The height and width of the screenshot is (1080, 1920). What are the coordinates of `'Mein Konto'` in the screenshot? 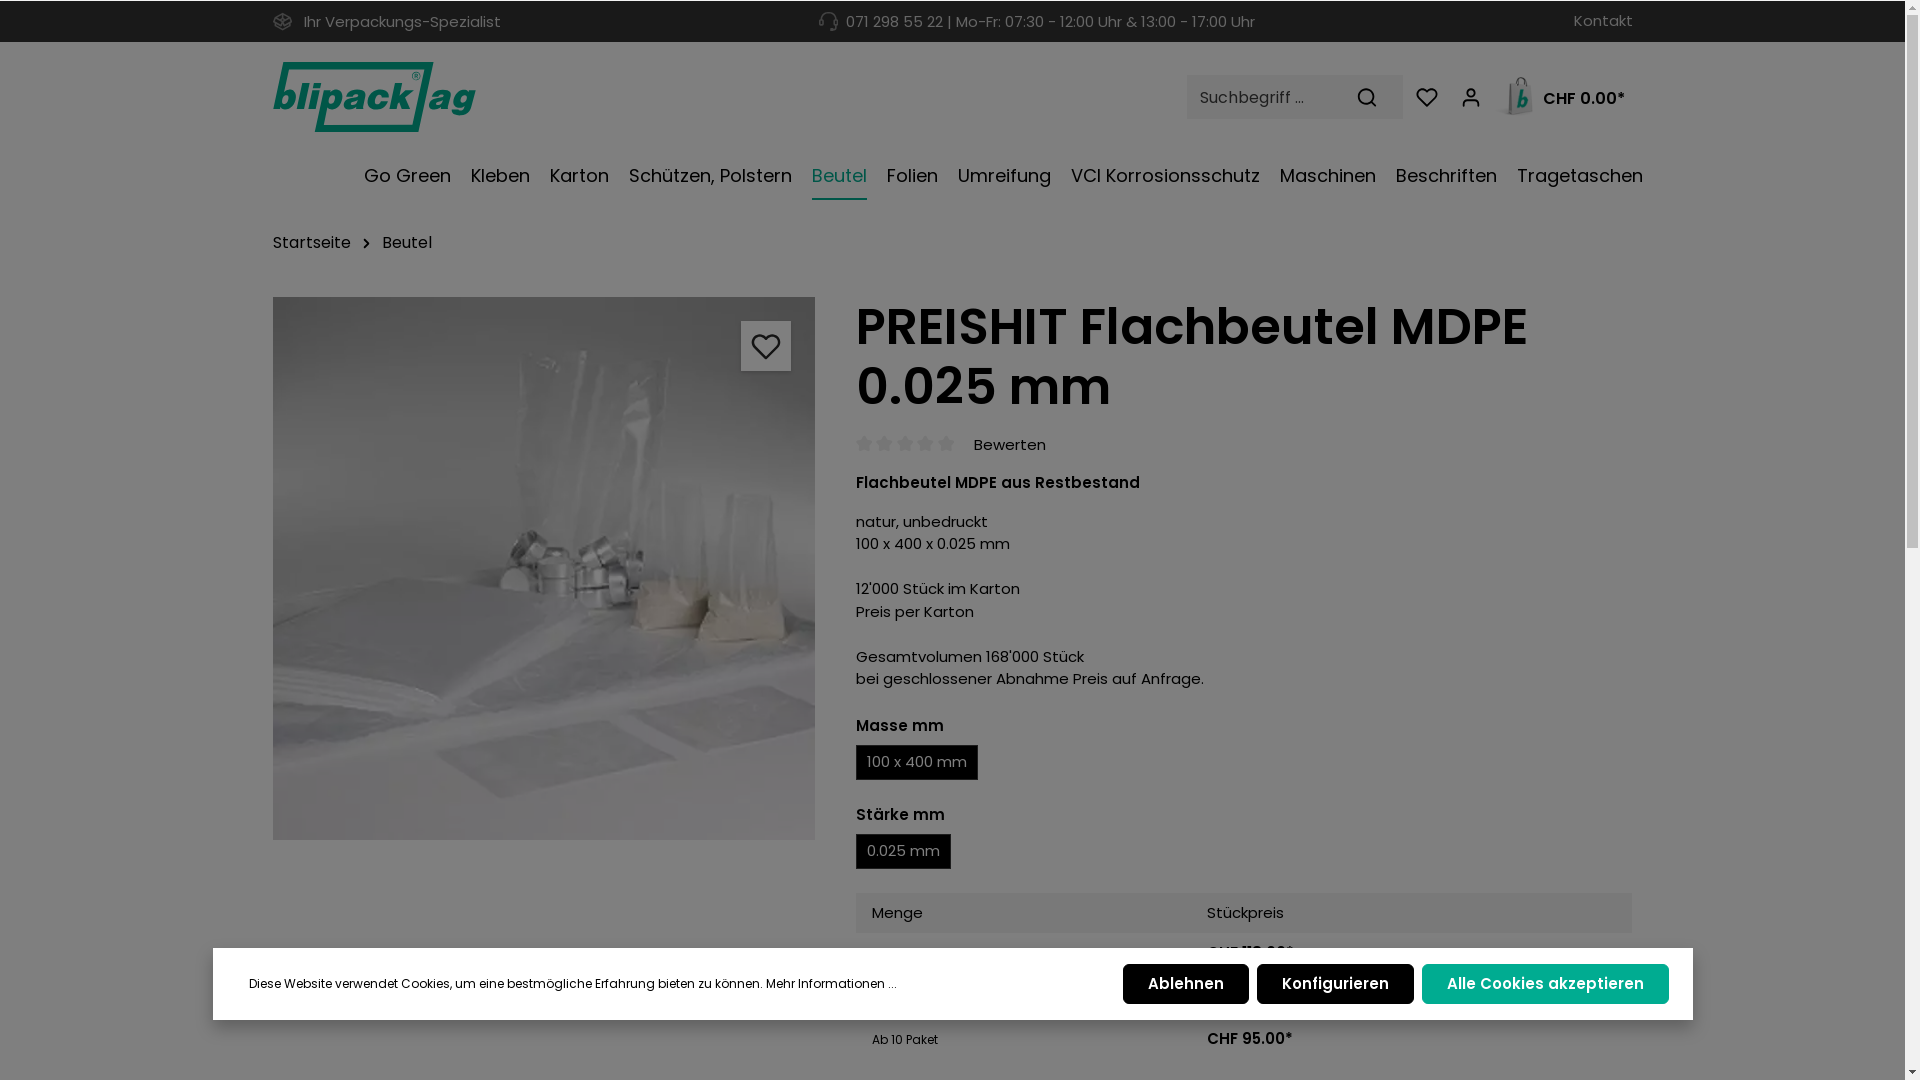 It's located at (1469, 96).